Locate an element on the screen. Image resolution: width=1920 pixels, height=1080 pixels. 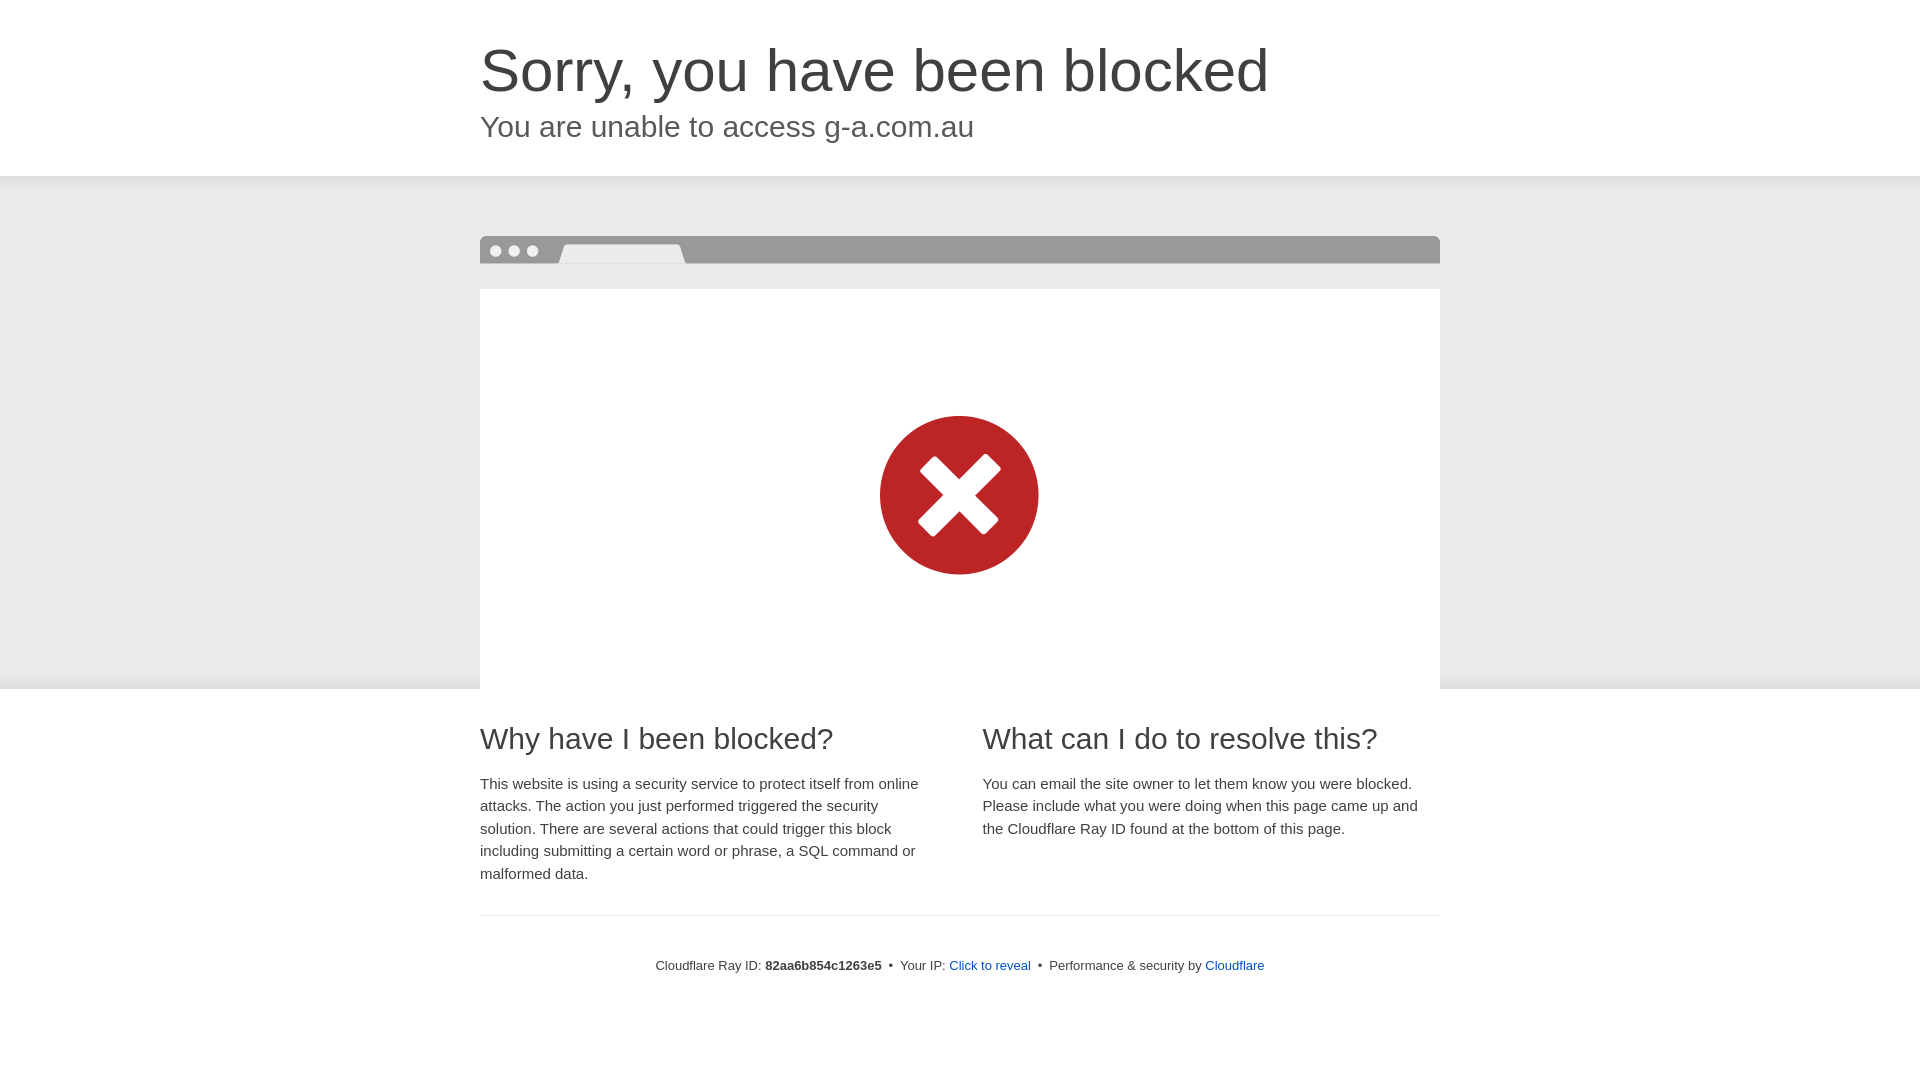
'Cloudflare' is located at coordinates (1233, 964).